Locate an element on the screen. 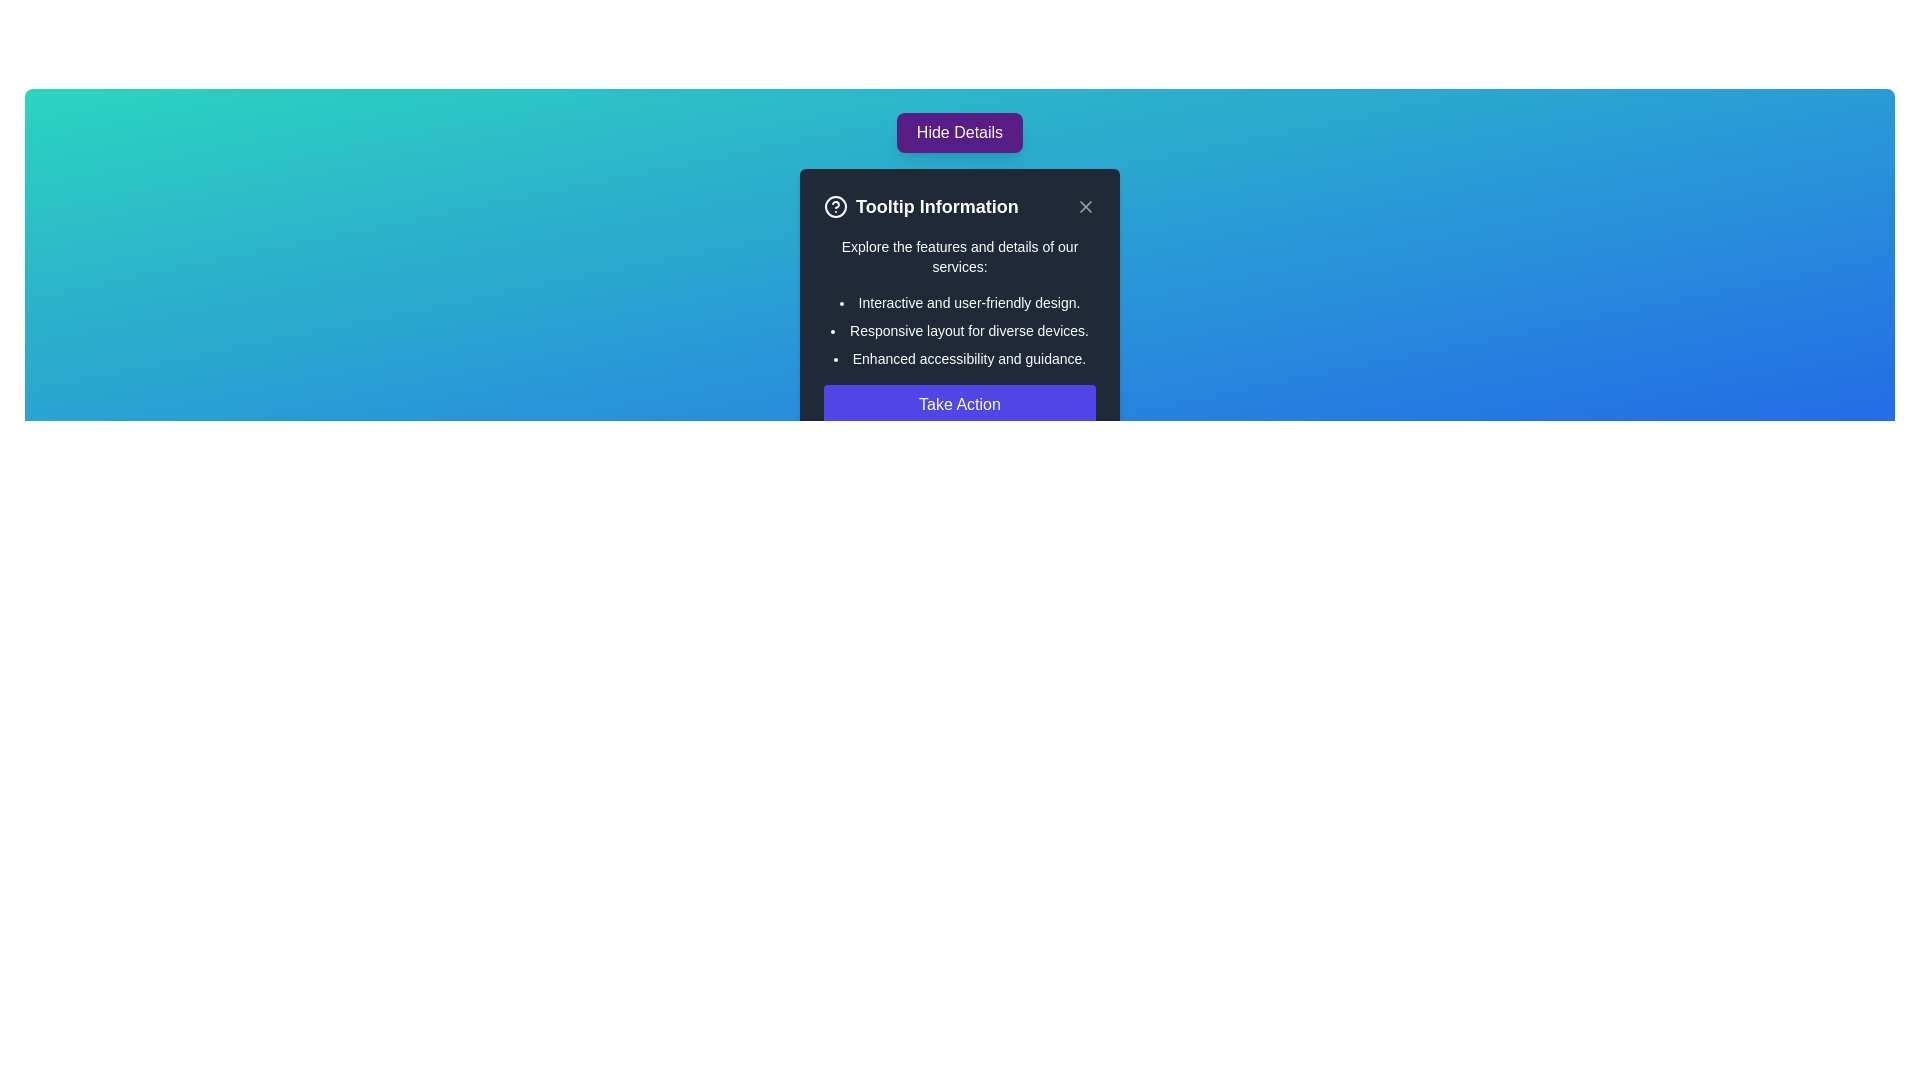 This screenshot has width=1920, height=1080. the third item in the 'Tooltip Information' bulleted list, which presents information but has no interactive functionality is located at coordinates (960, 357).